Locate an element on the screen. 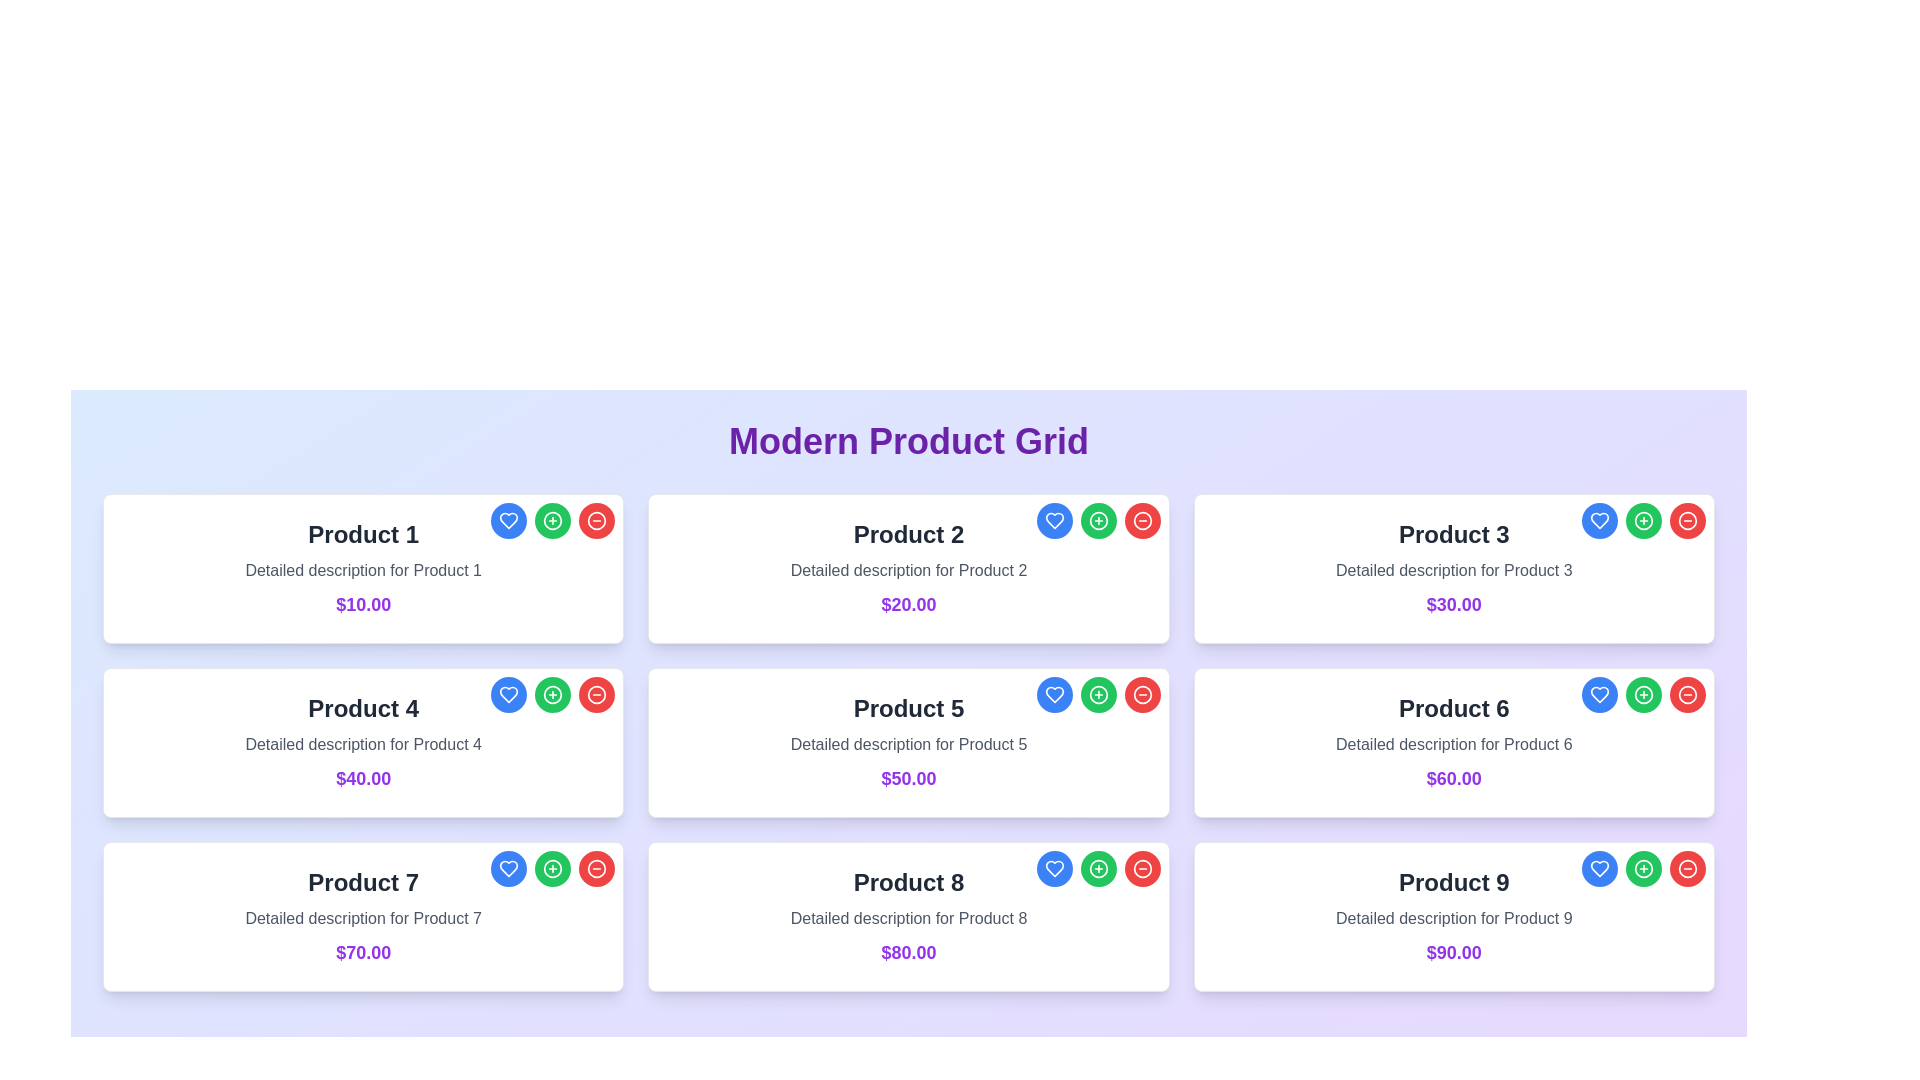 This screenshot has height=1080, width=1920. the circular blue button with a white heart icon located in the top right corner of the card for 'Product 4' is located at coordinates (509, 693).